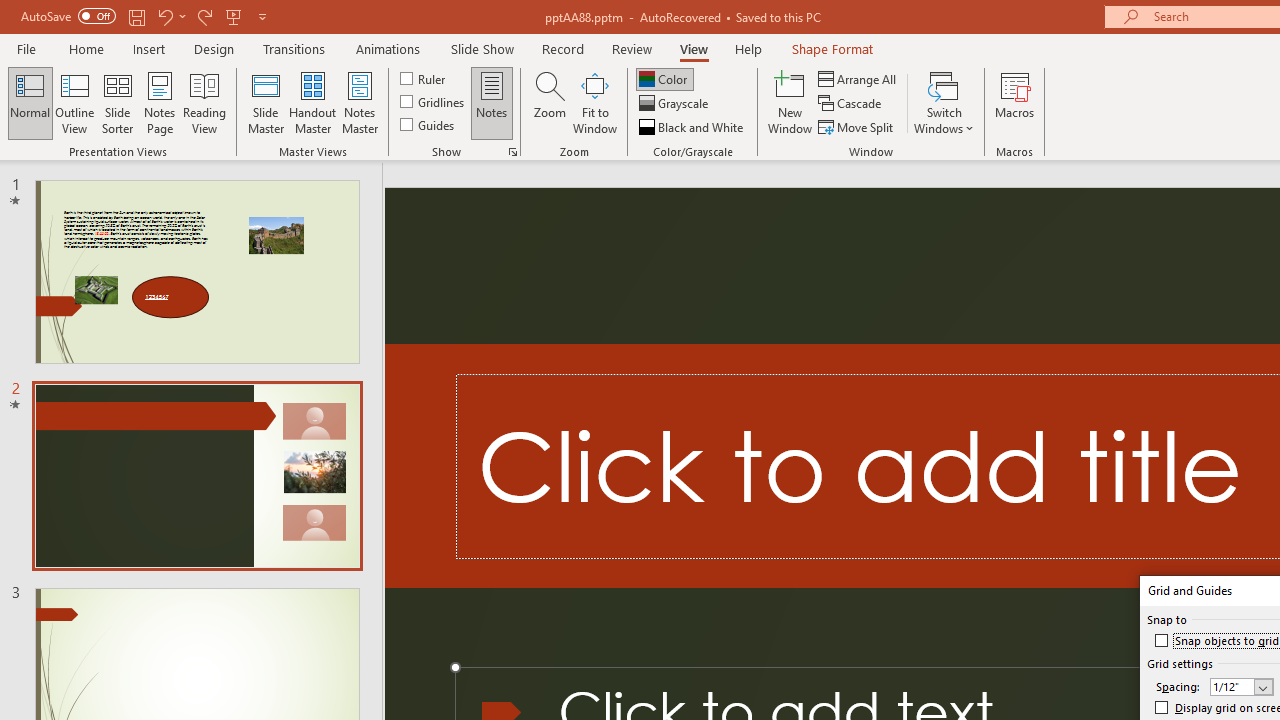 The image size is (1280, 720). Describe the element at coordinates (594, 103) in the screenshot. I see `'Fit to Window'` at that location.